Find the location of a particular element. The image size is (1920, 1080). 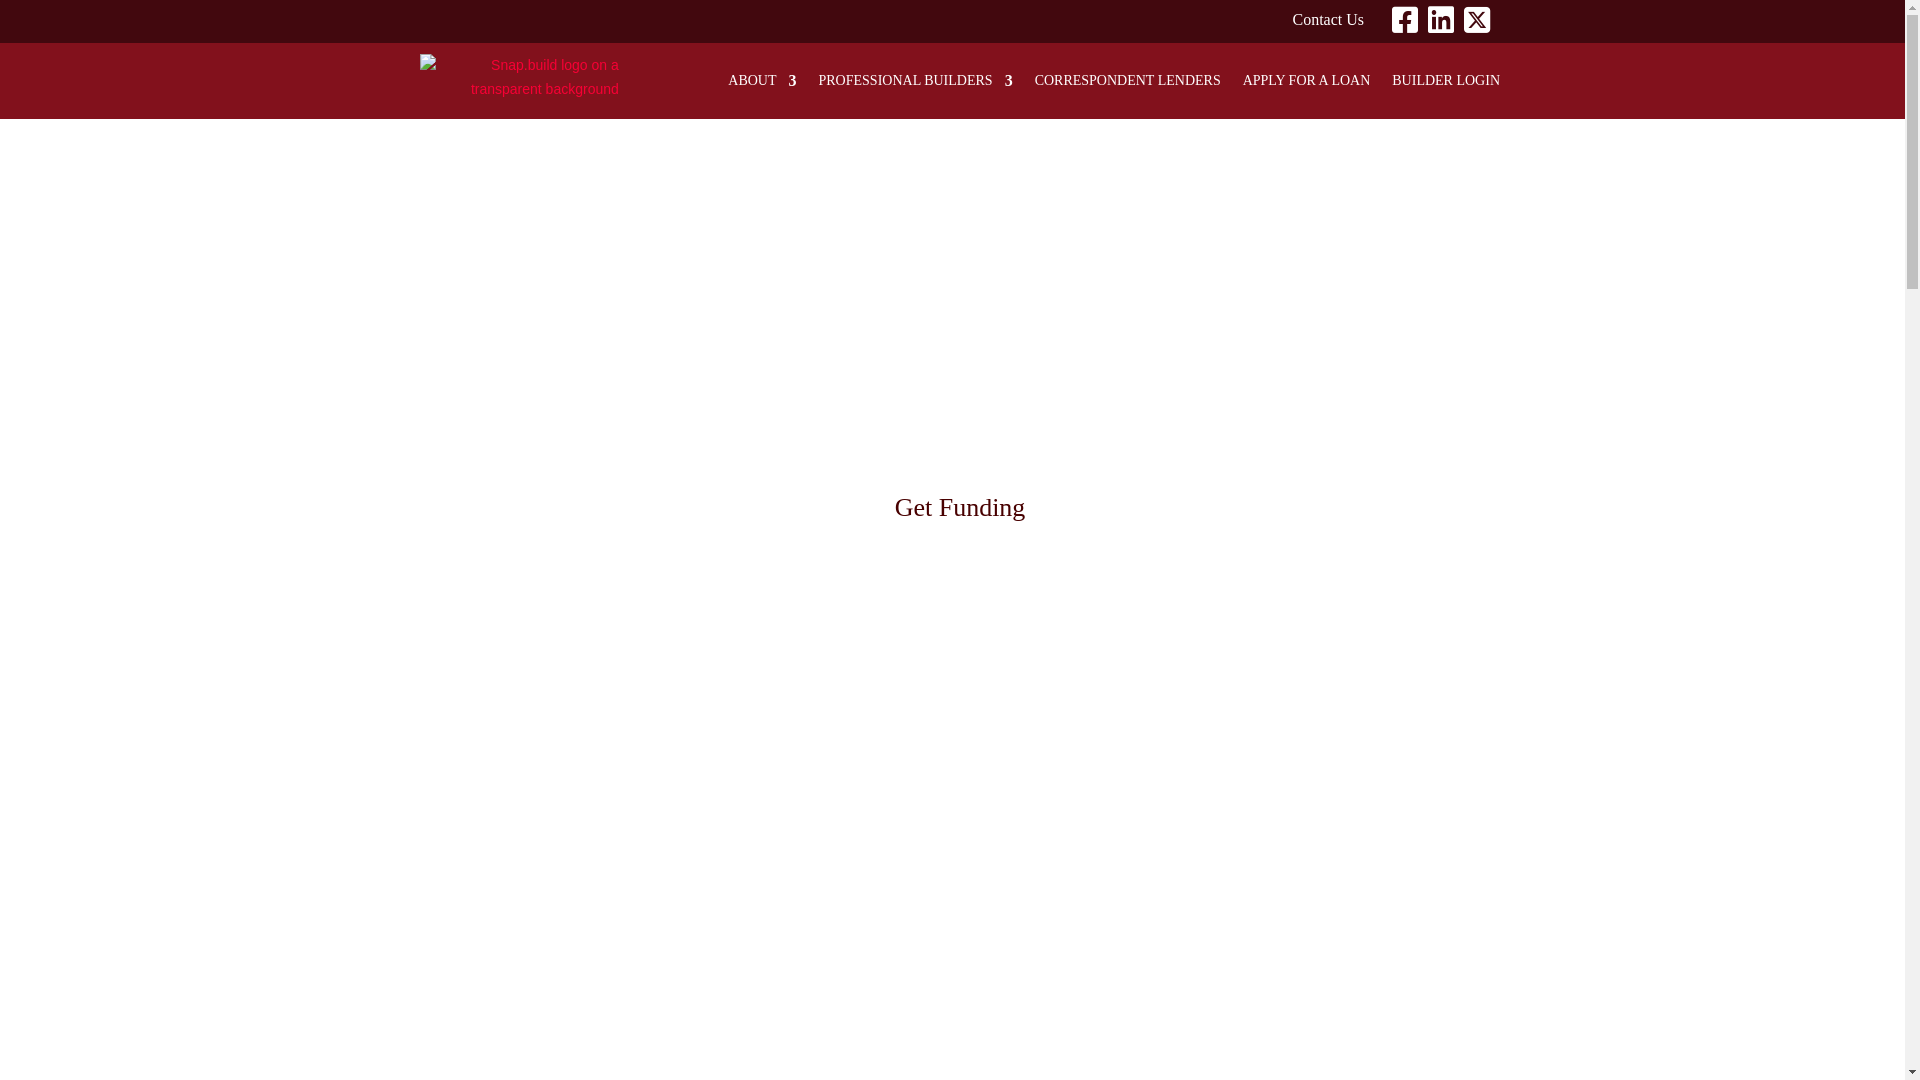

'APPLY FOR A LOAN' is located at coordinates (1306, 80).